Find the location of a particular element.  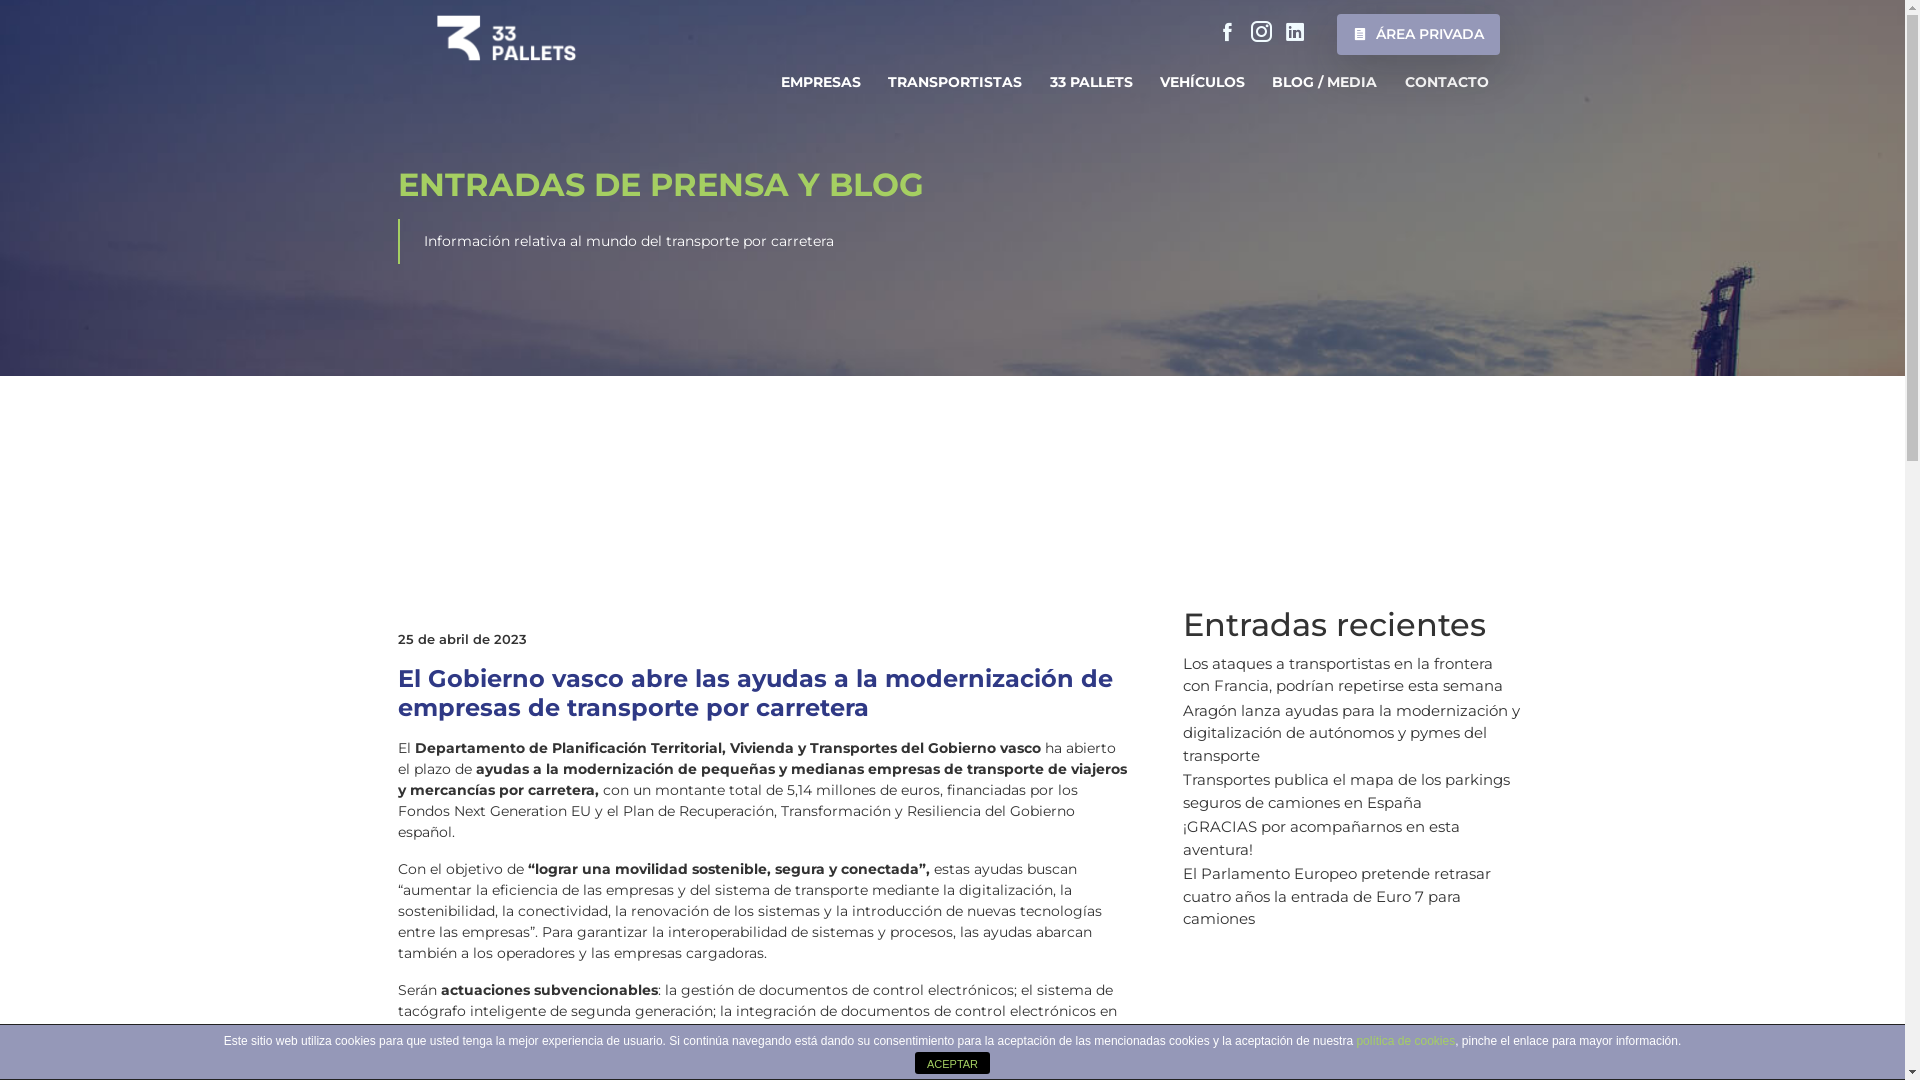

'EMPRESAS' is located at coordinates (820, 82).